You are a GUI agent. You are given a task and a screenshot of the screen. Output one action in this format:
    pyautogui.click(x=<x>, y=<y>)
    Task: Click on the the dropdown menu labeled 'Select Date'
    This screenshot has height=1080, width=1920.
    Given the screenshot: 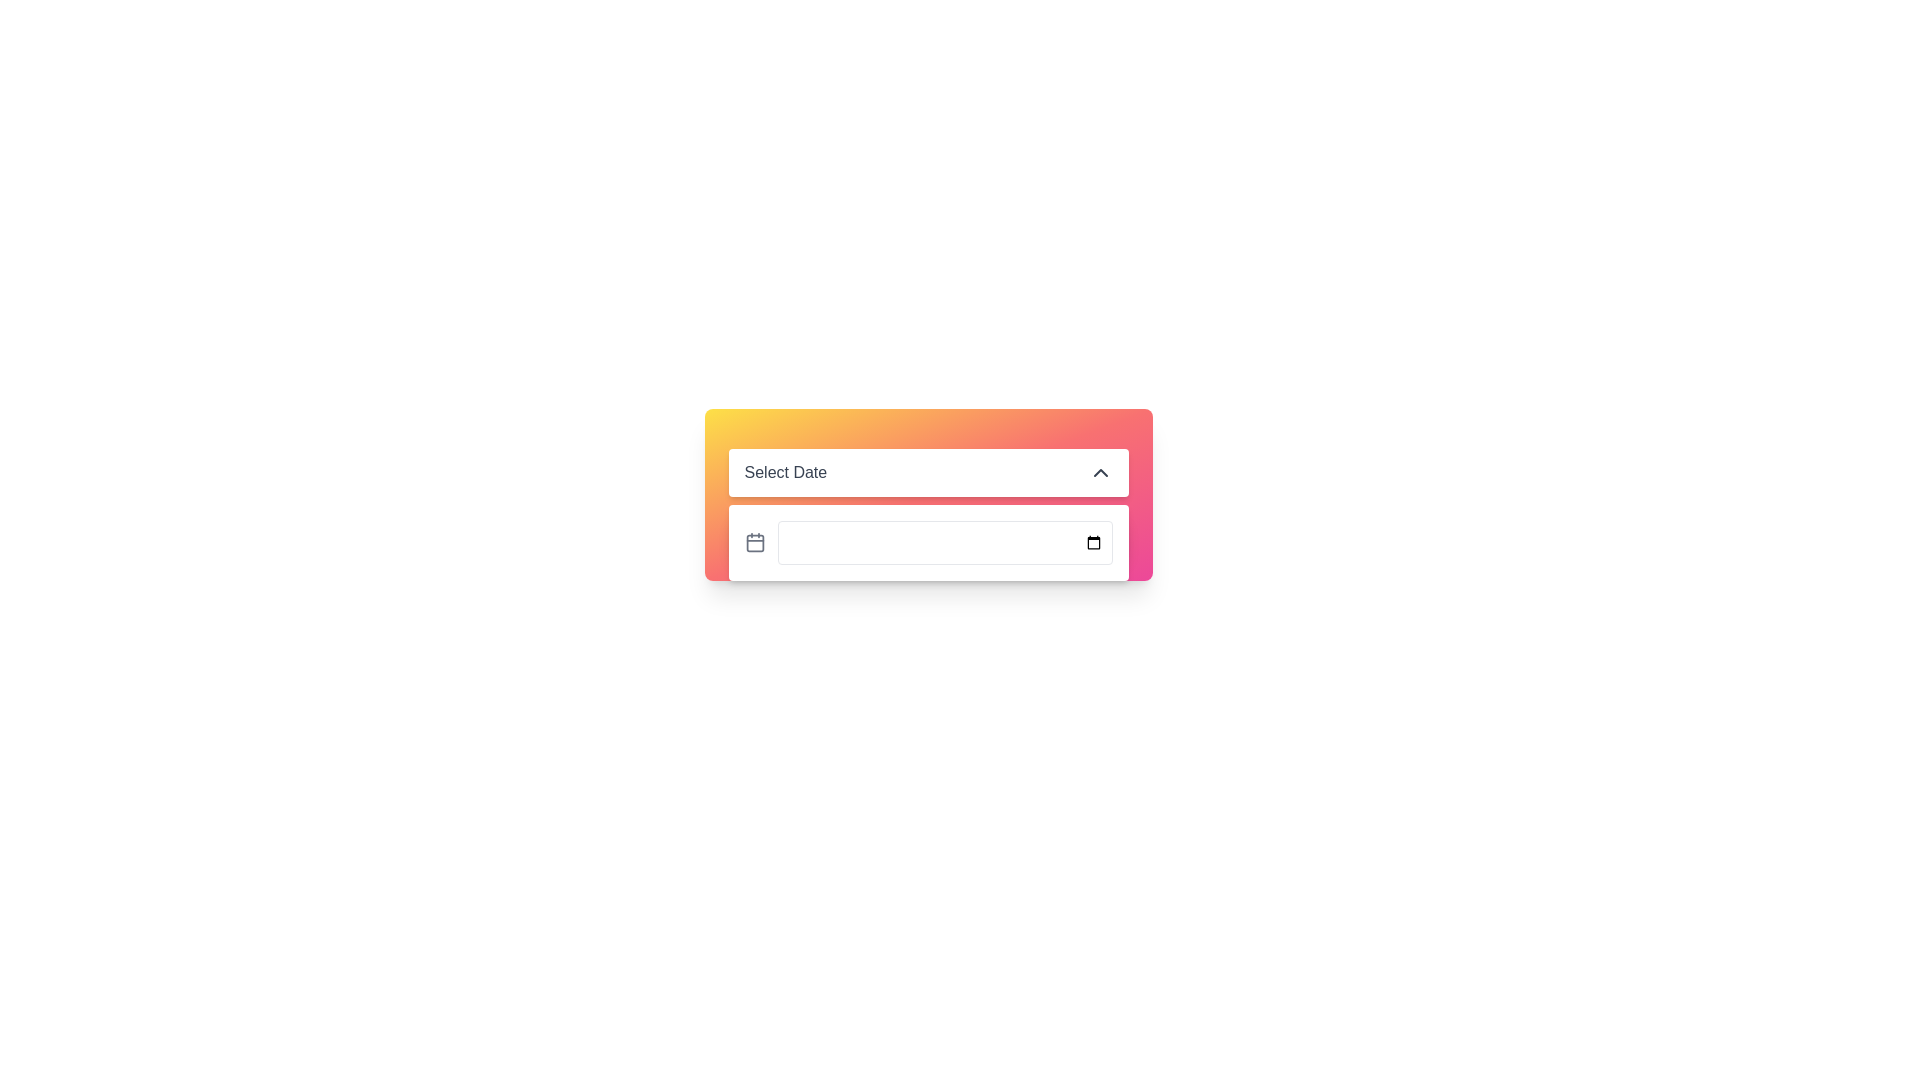 What is the action you would take?
    pyautogui.click(x=927, y=473)
    